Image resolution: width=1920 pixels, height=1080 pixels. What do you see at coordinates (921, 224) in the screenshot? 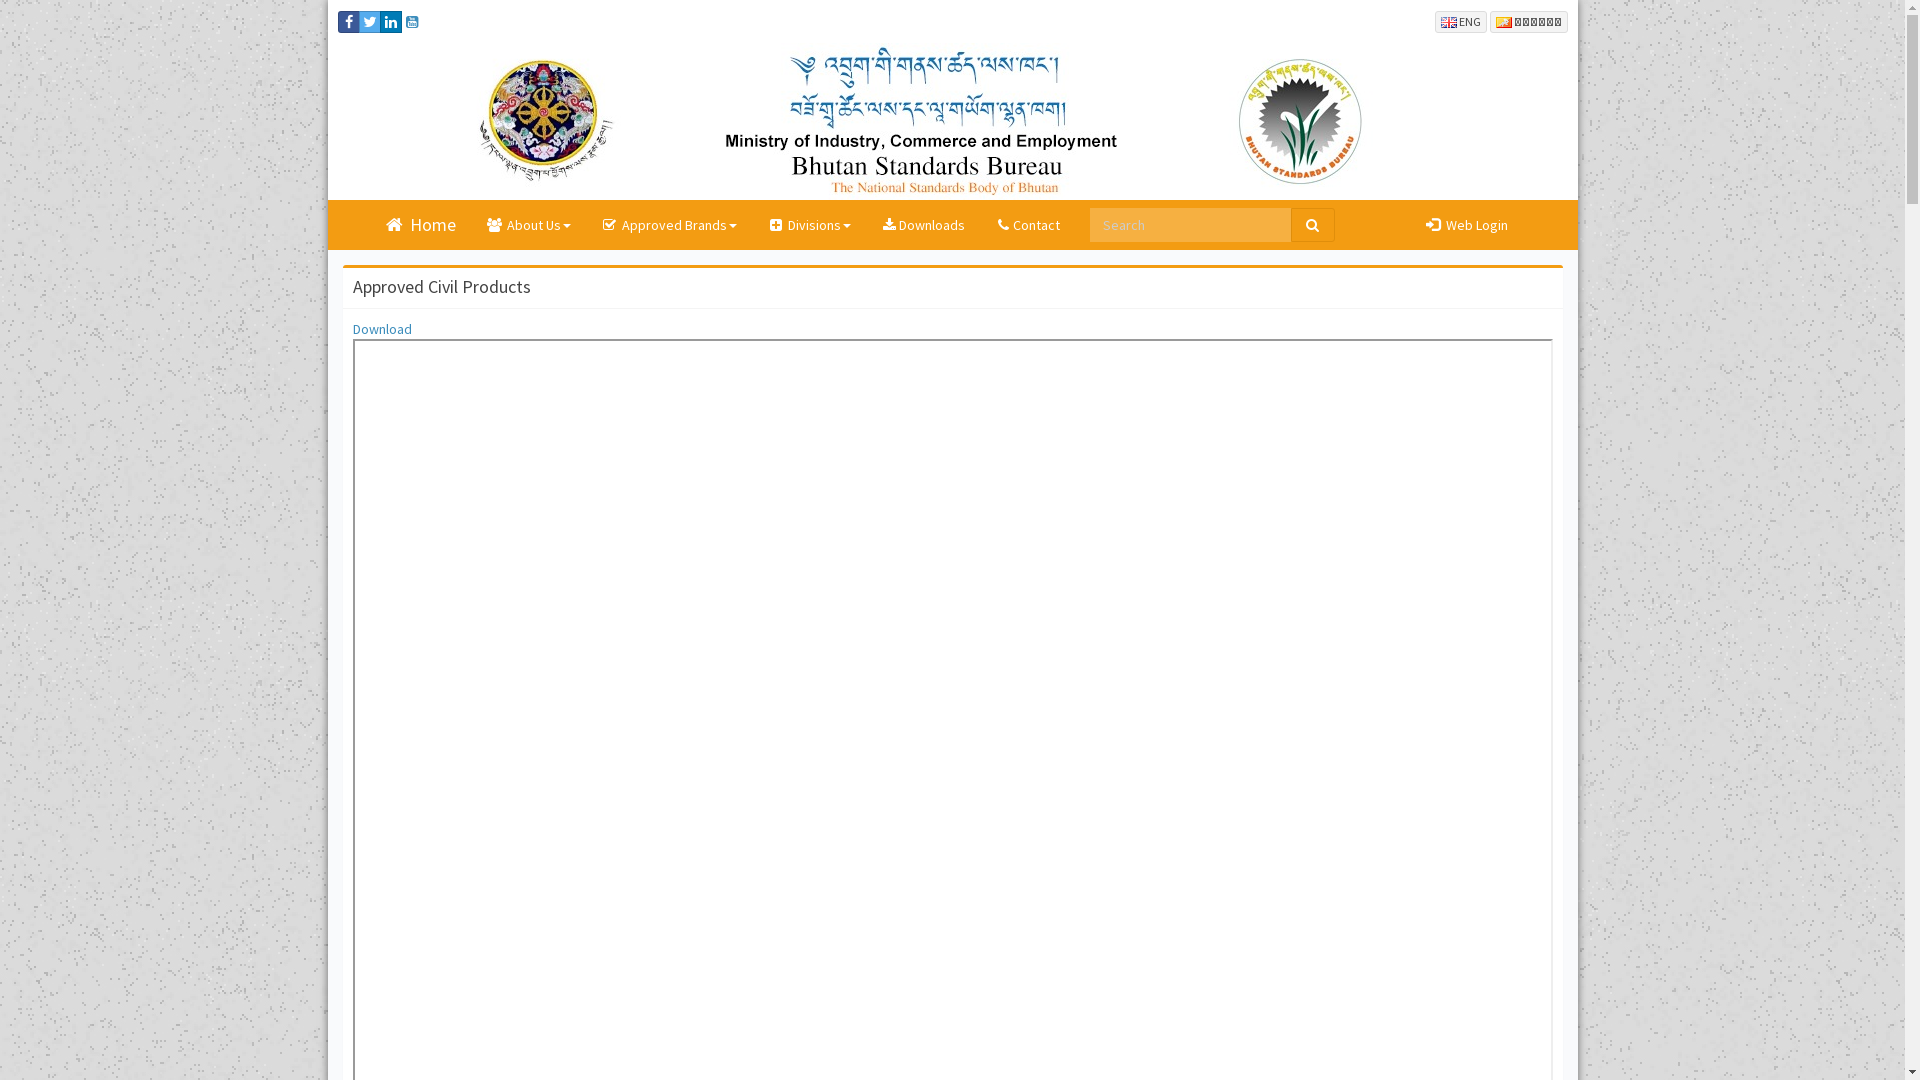
I see `'Downloads'` at bounding box center [921, 224].